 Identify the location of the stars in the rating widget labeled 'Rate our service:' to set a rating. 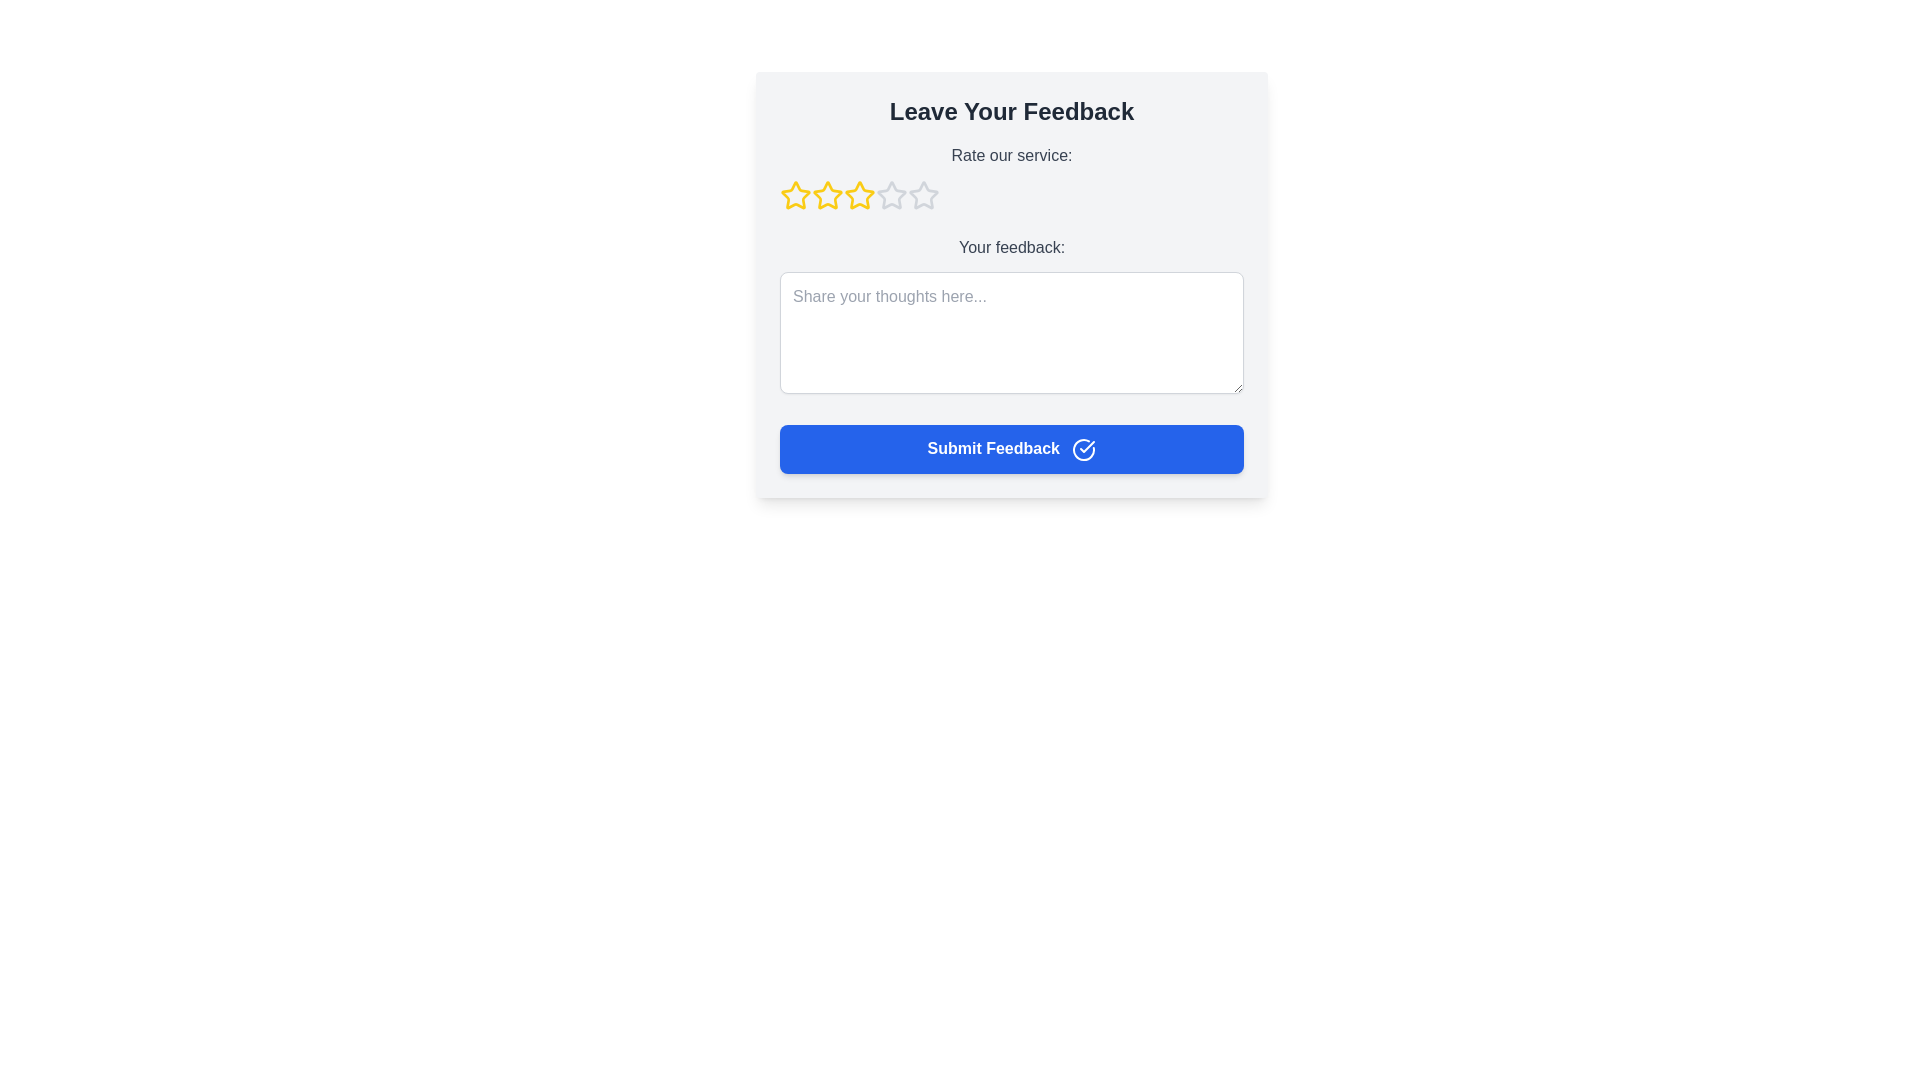
(1012, 176).